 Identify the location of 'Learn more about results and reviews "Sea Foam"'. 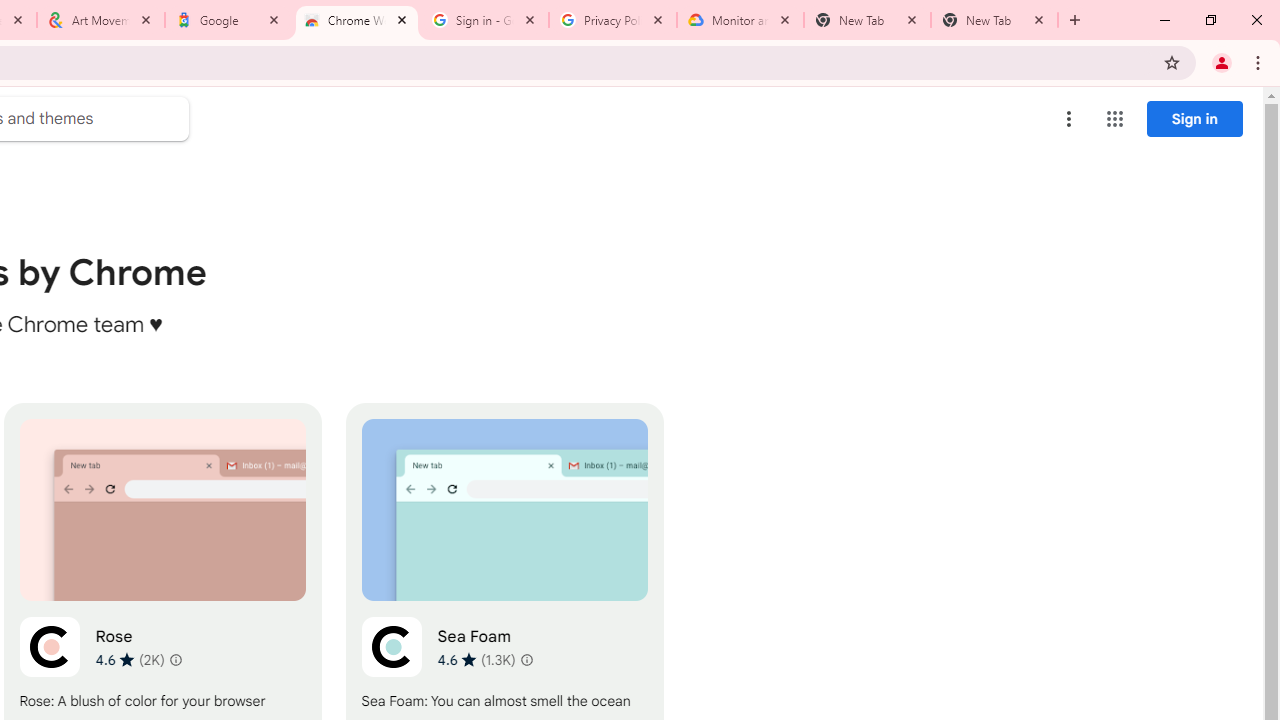
(526, 659).